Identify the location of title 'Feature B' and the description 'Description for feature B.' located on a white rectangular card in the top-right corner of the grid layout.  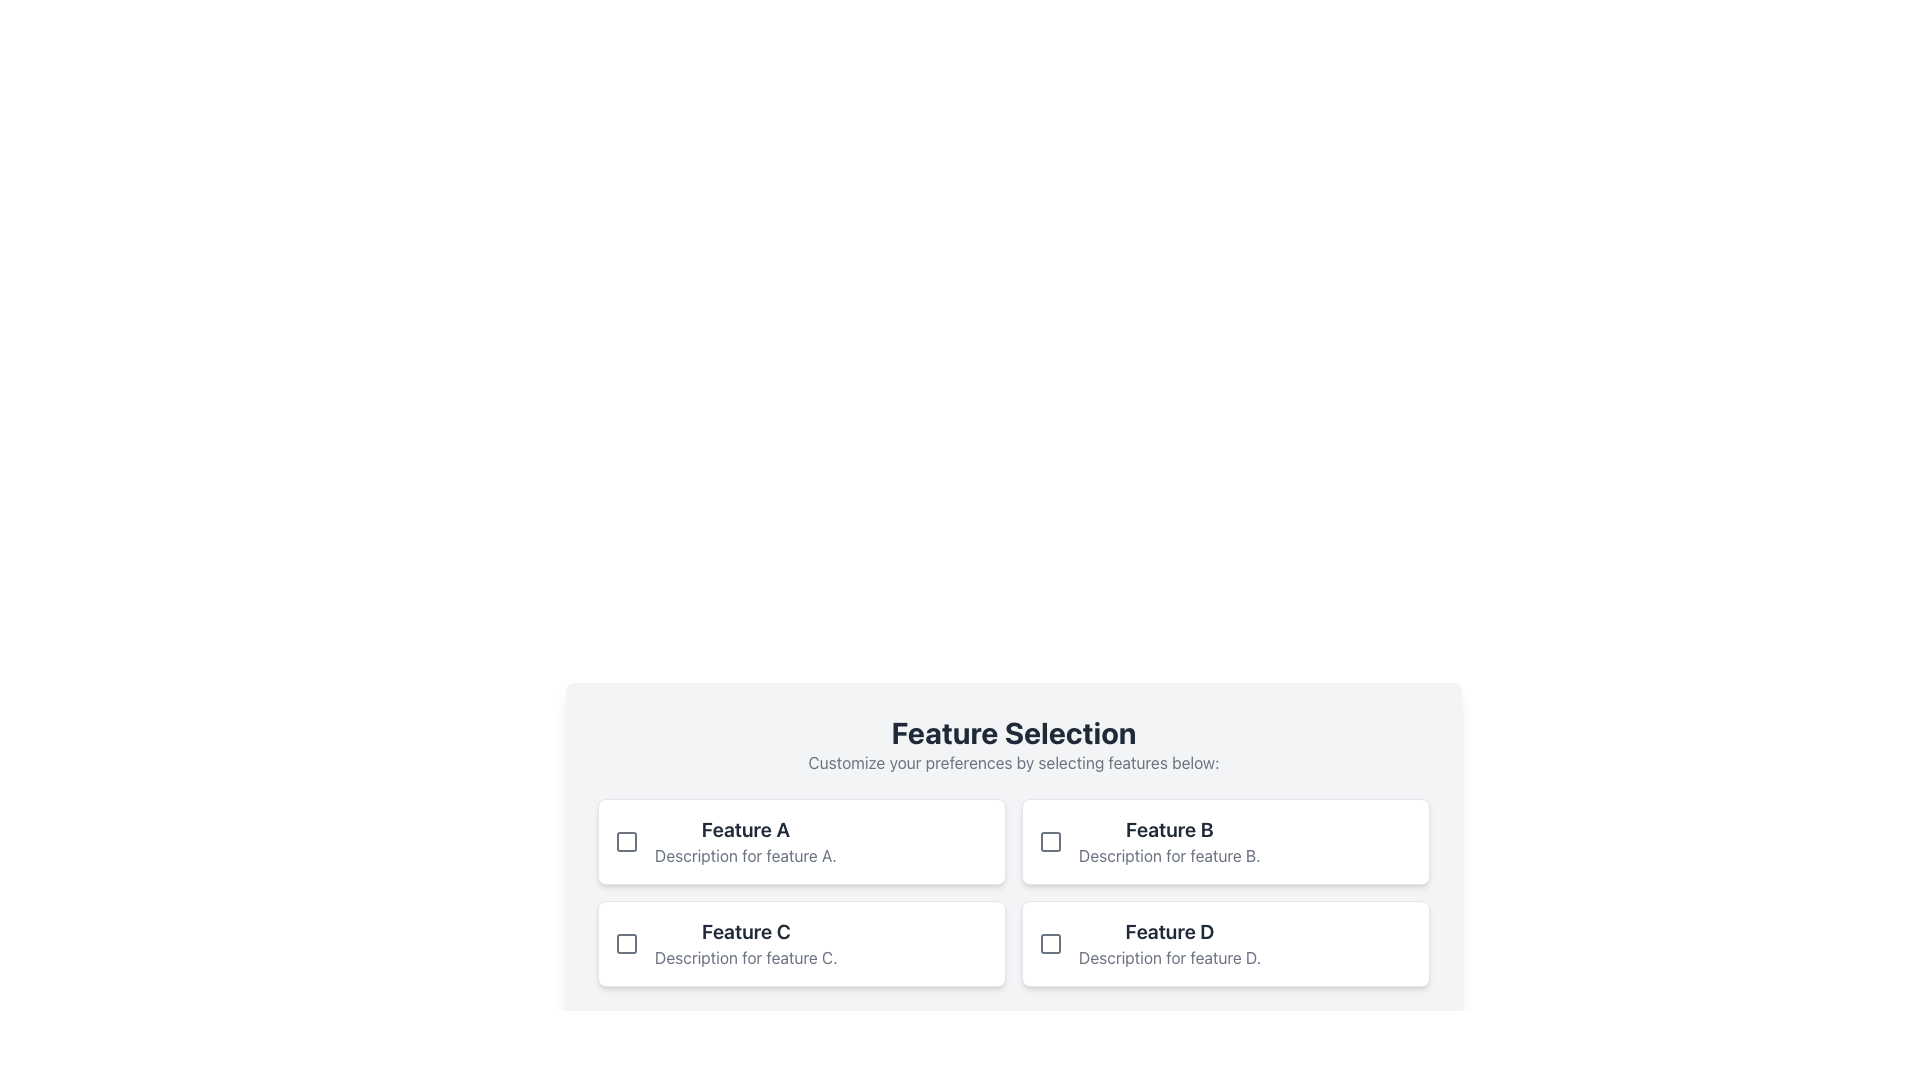
(1224, 841).